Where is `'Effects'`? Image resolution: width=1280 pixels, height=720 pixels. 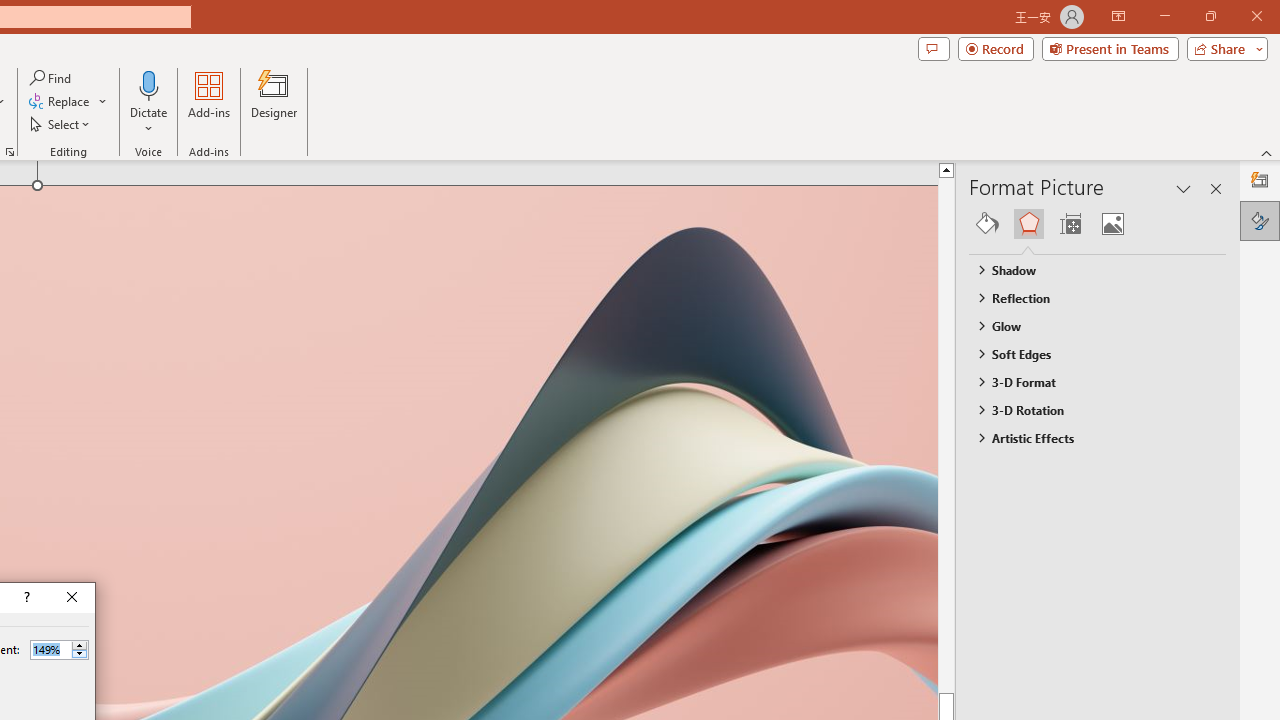
'Effects' is located at coordinates (1028, 223).